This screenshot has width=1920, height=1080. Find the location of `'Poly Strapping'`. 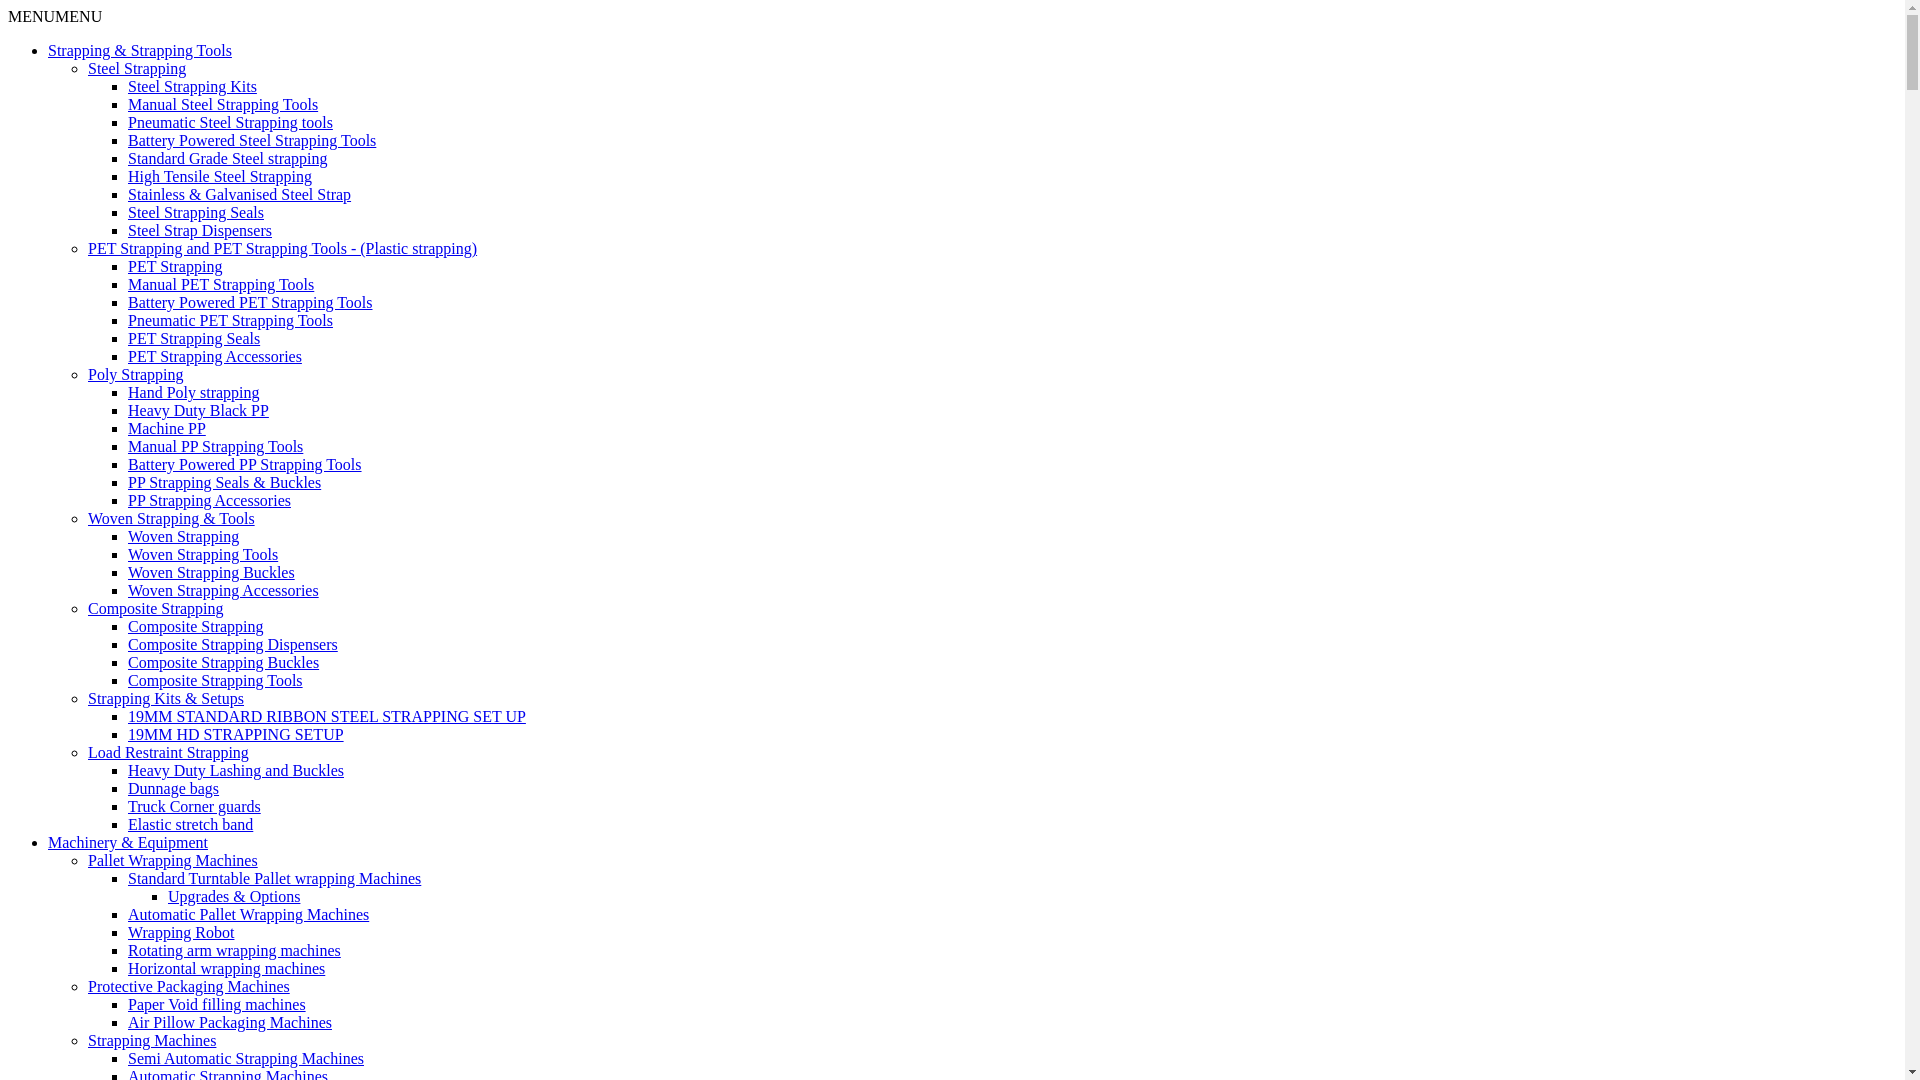

'Poly Strapping' is located at coordinates (86, 374).